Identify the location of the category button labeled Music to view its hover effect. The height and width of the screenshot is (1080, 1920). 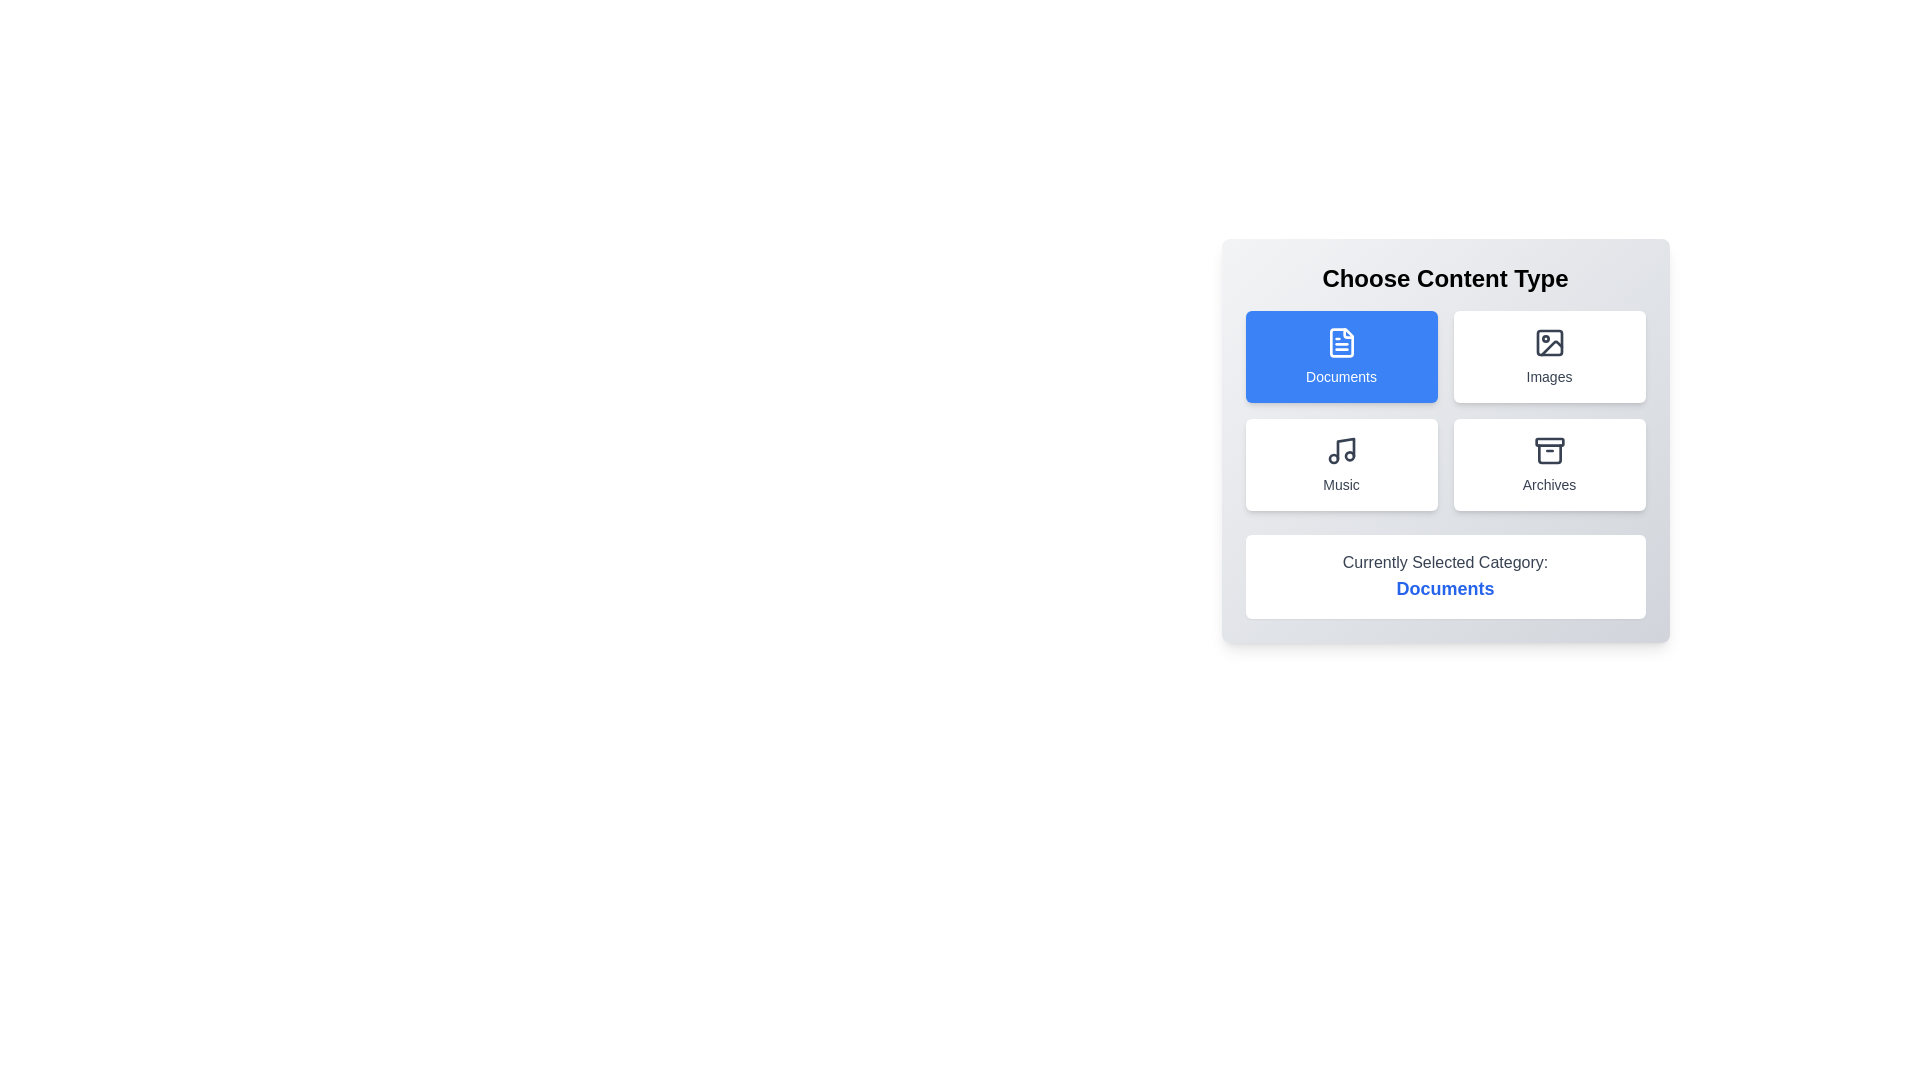
(1341, 465).